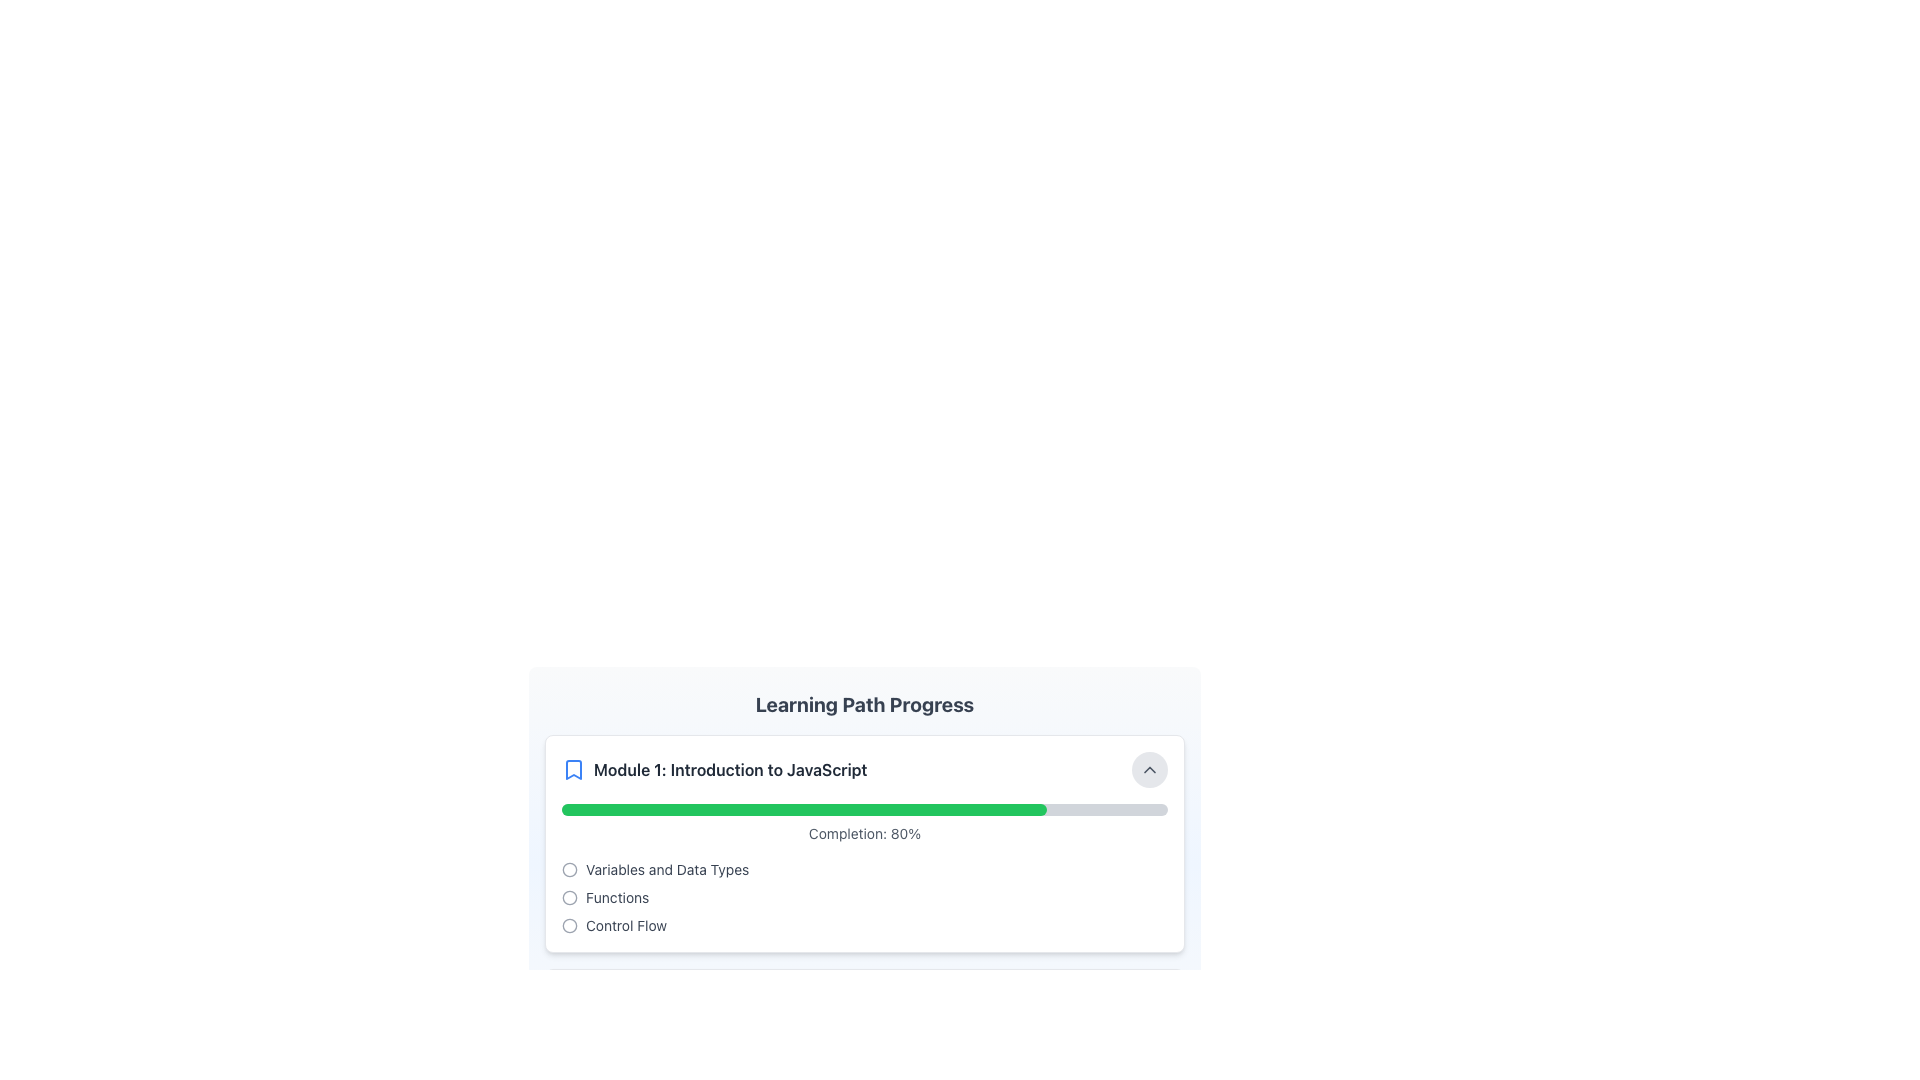  Describe the element at coordinates (569, 897) in the screenshot. I see `properties of the hollow gray circle representing an inactive state within the 'Functions' entry of 'Module 1: Introduction to JavaScript' by clicking on it` at that location.